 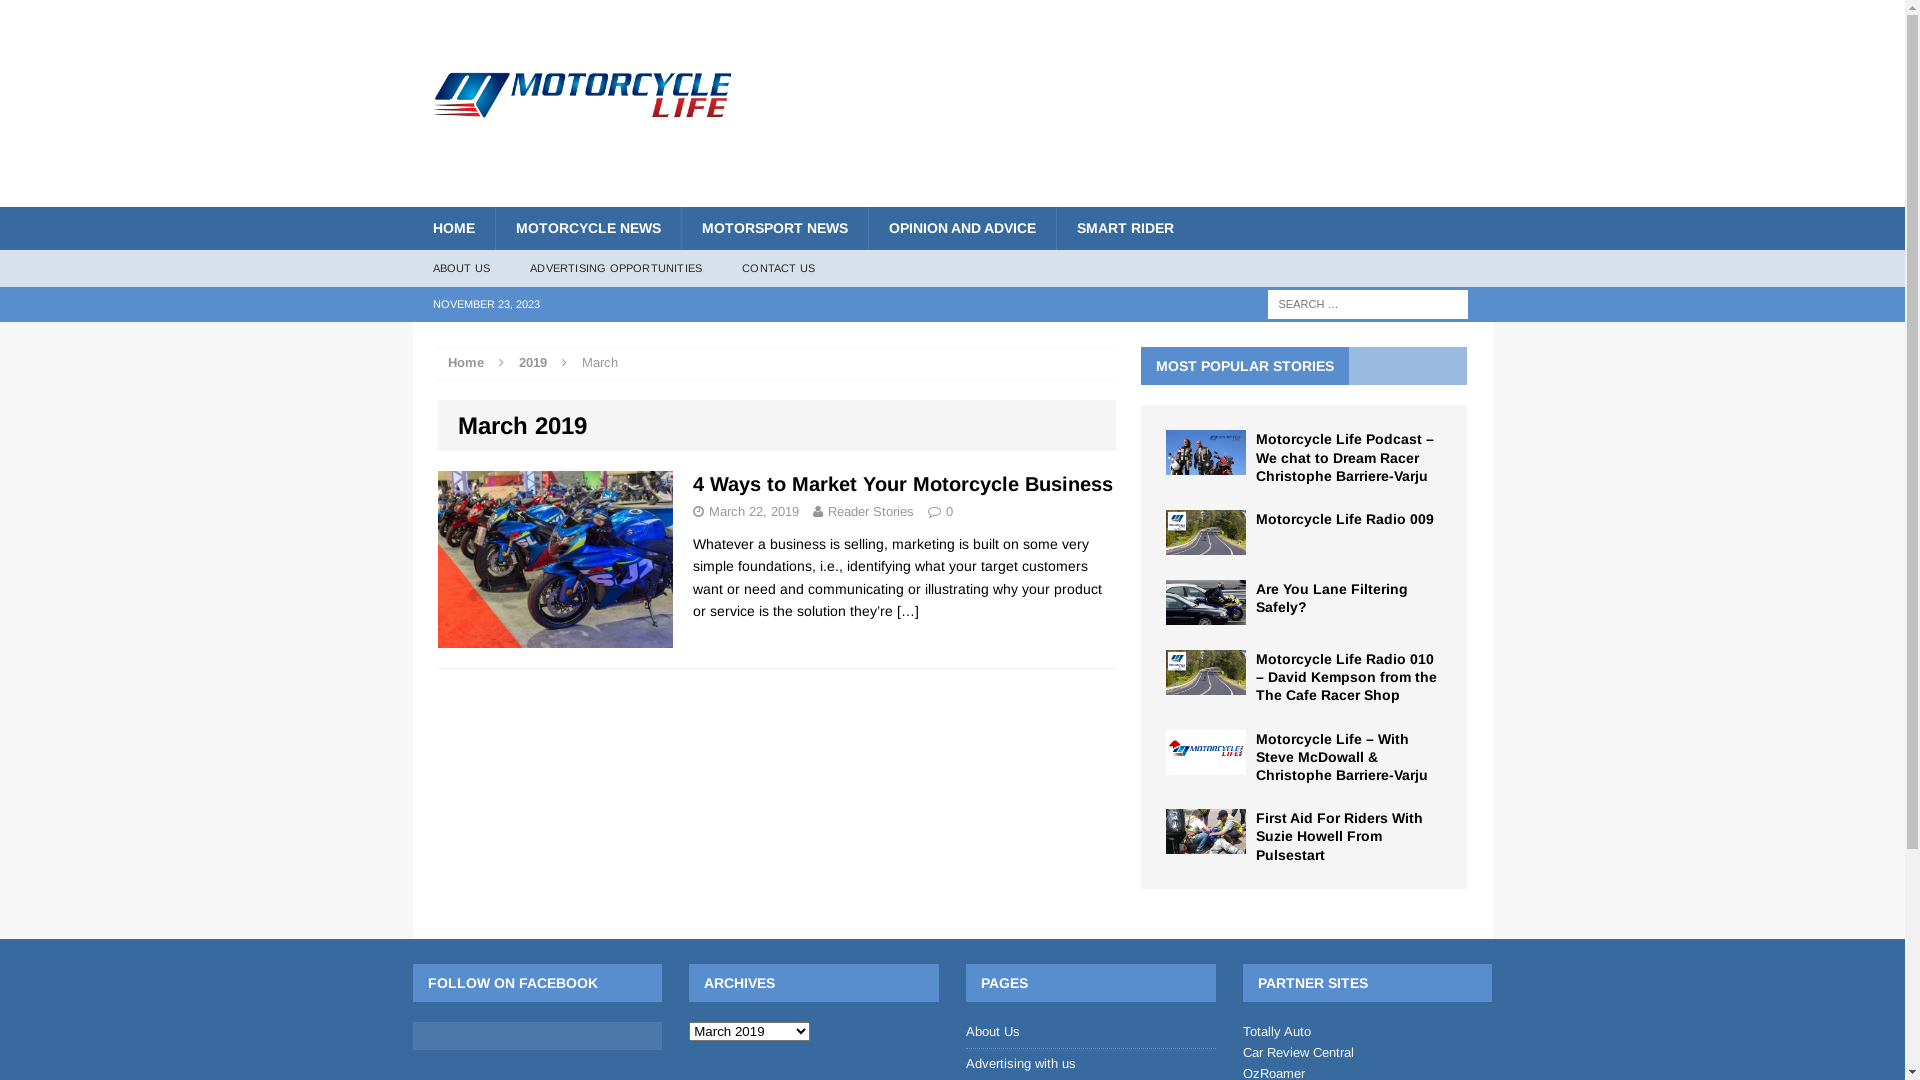 I want to click on 'Motorcycle Life Radio 009', so click(x=1204, y=543).